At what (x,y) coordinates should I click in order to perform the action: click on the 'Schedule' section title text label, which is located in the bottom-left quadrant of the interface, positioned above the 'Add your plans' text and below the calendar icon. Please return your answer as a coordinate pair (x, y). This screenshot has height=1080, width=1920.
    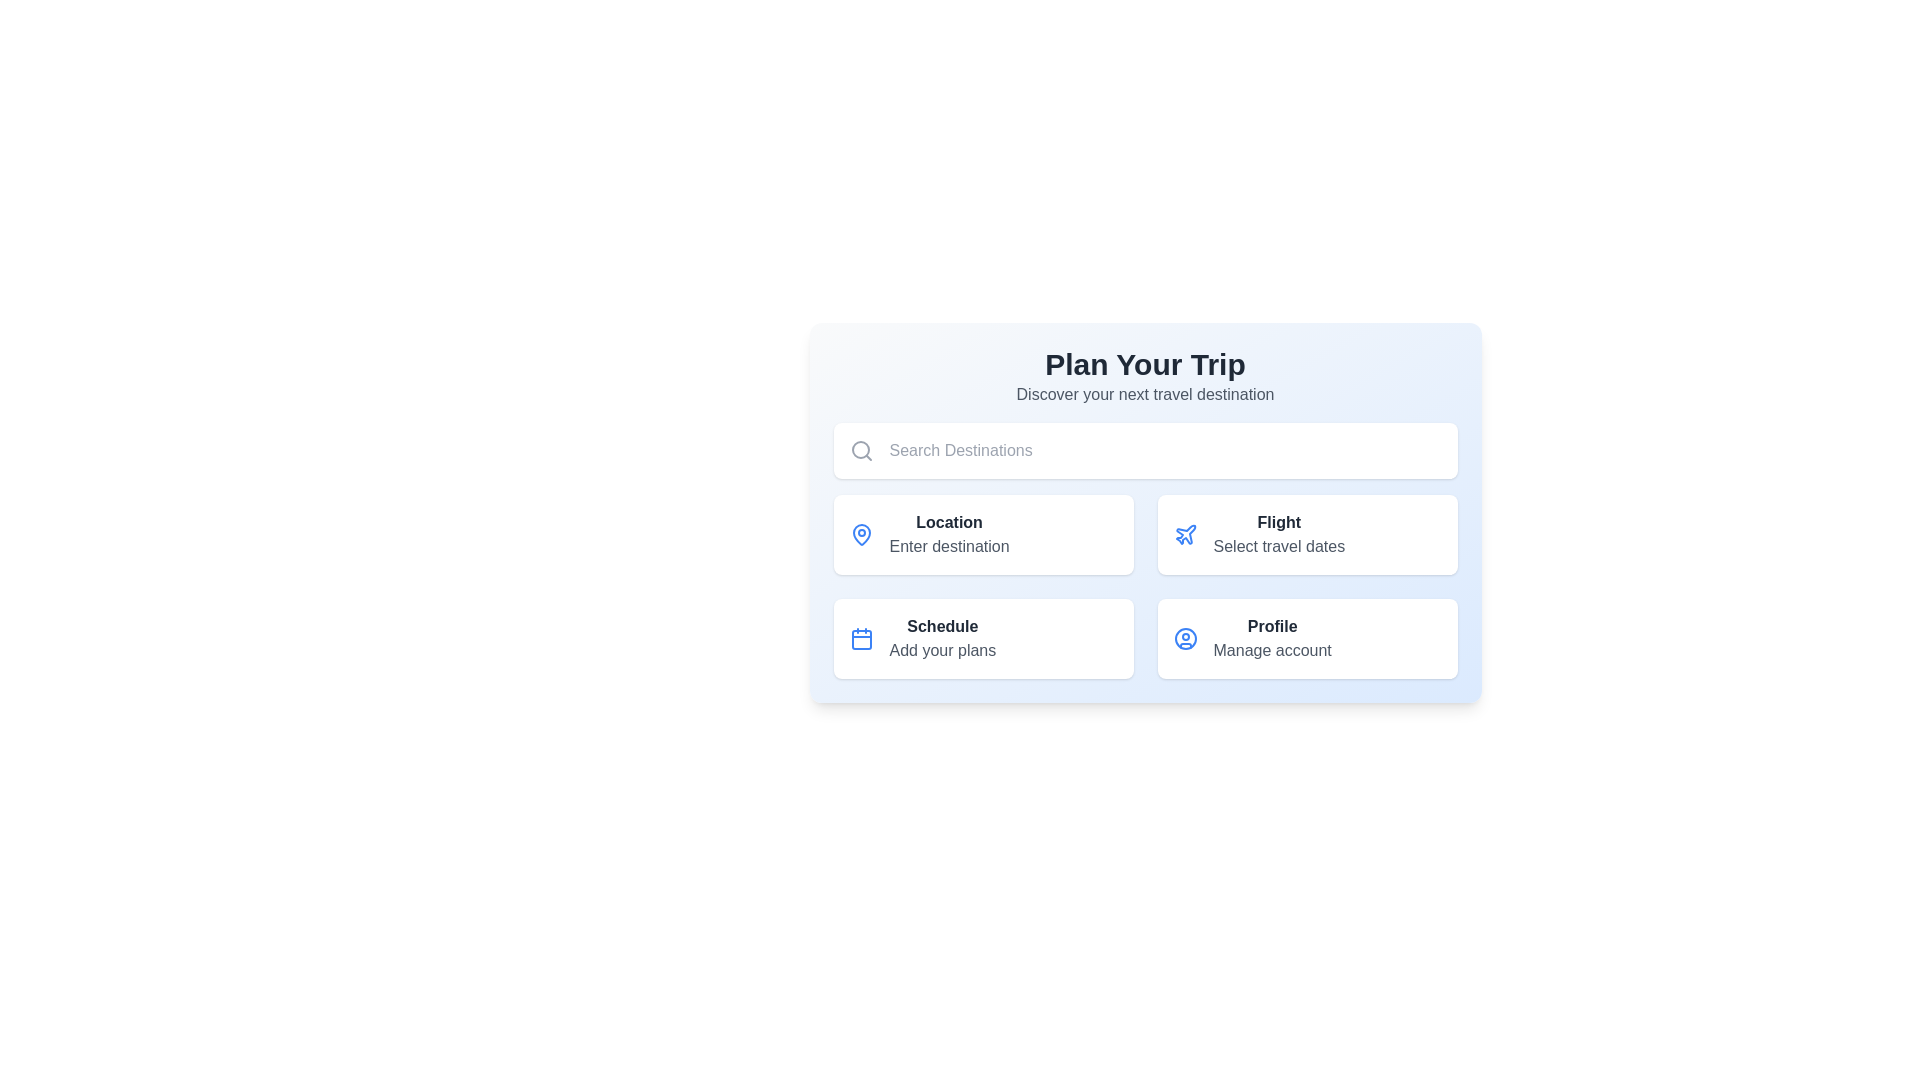
    Looking at the image, I should click on (941, 626).